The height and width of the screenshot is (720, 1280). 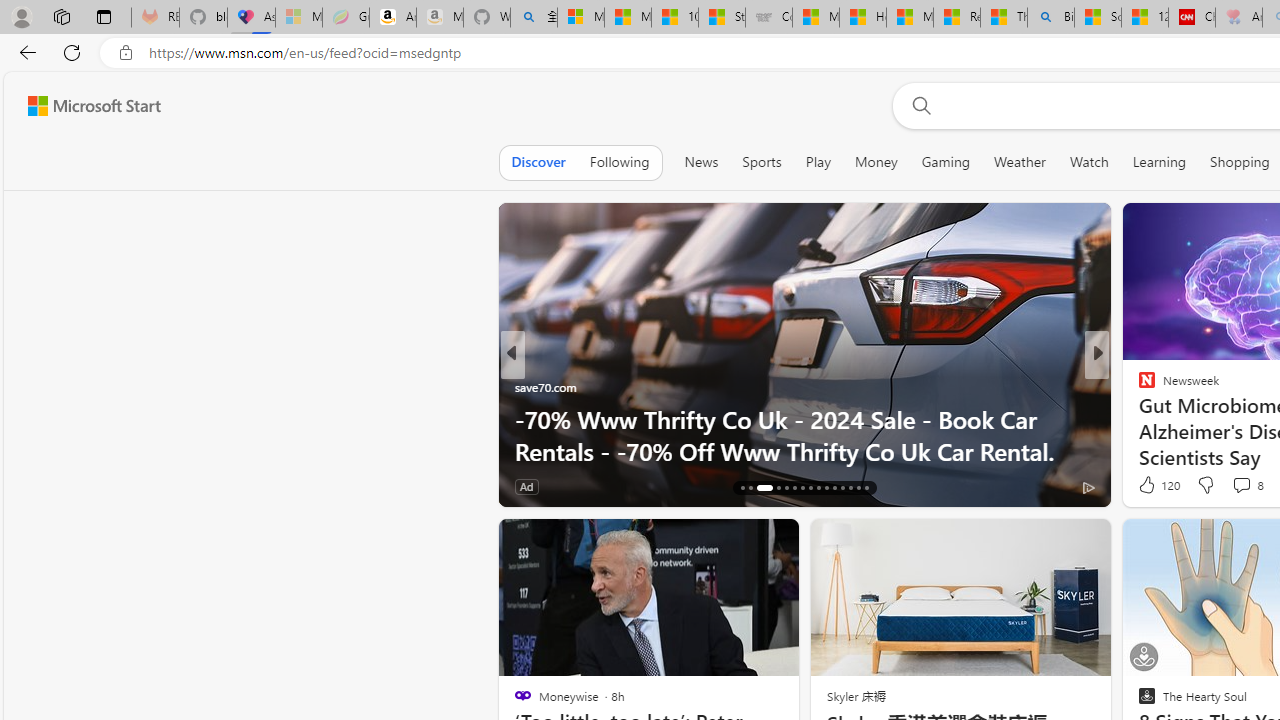 I want to click on 'View comments 203 Comment', so click(x=1247, y=486).